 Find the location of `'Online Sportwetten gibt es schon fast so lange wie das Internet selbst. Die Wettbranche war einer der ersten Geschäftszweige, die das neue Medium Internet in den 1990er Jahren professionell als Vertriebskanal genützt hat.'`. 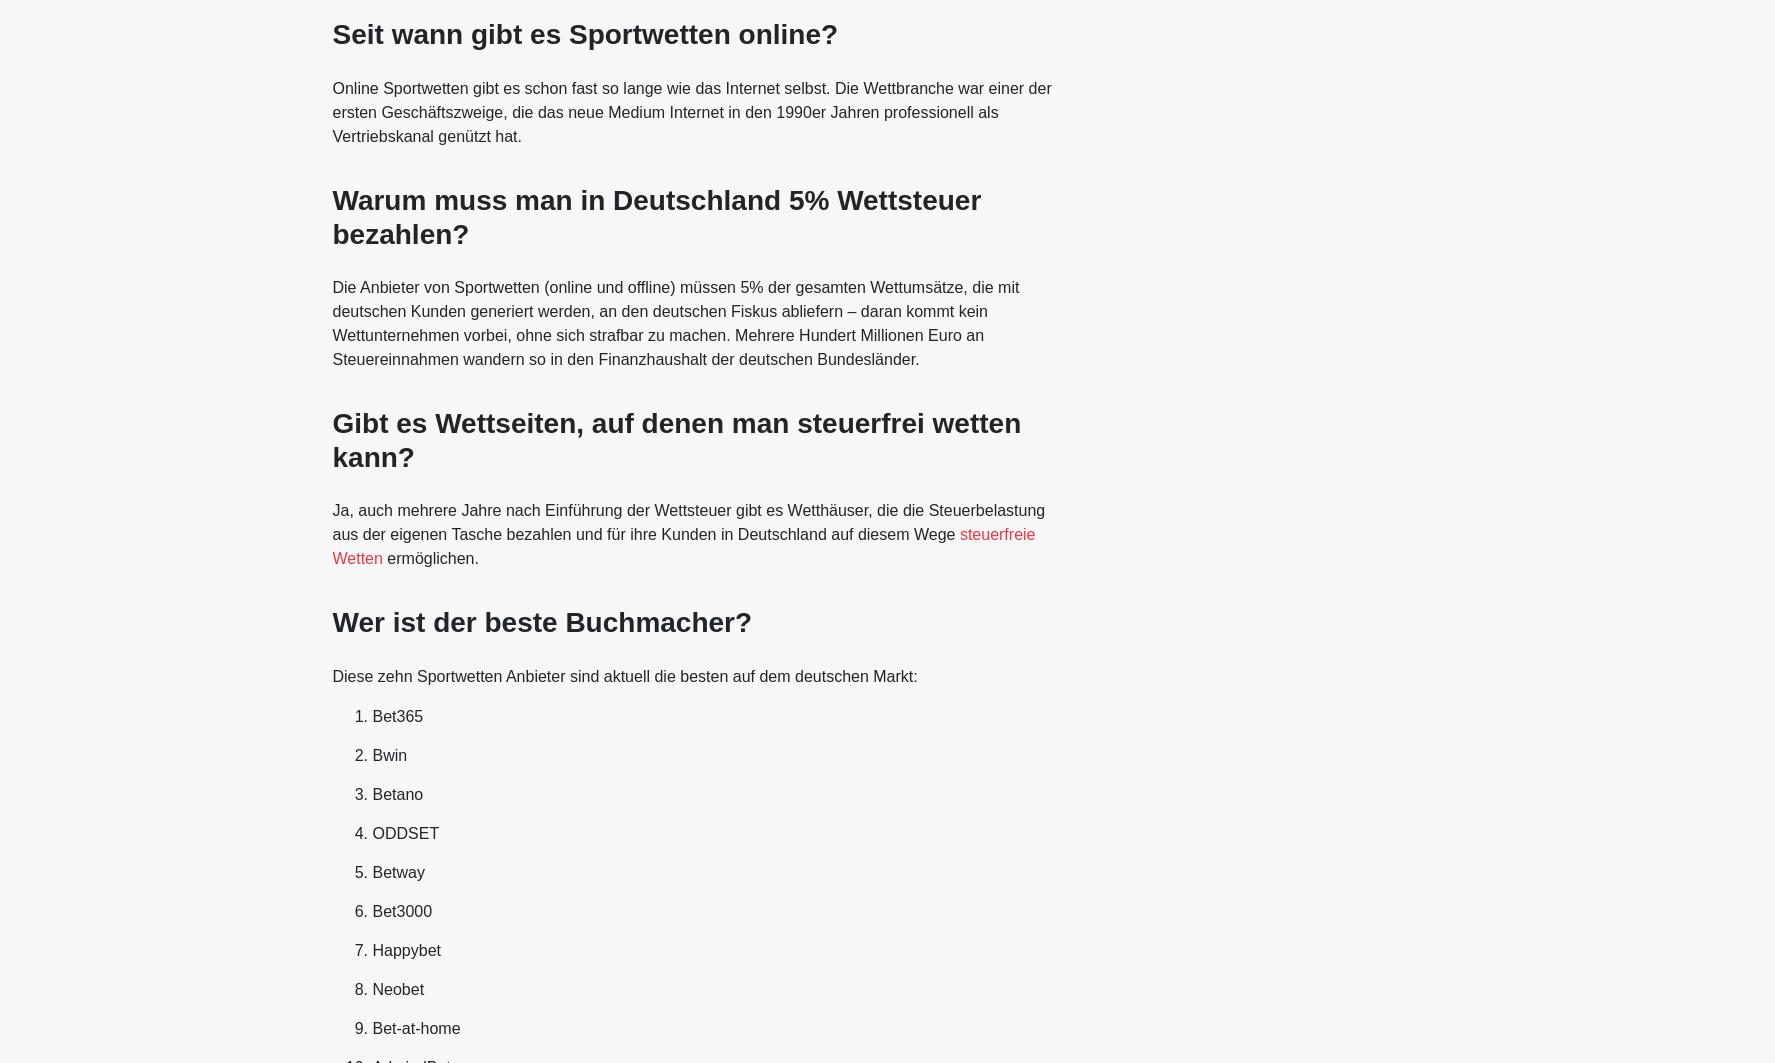

'Online Sportwetten gibt es schon fast so lange wie das Internet selbst. Die Wettbranche war einer der ersten Geschäftszweige, die das neue Medium Internet in den 1990er Jahren professionell als Vertriebskanal genützt hat.' is located at coordinates (690, 111).